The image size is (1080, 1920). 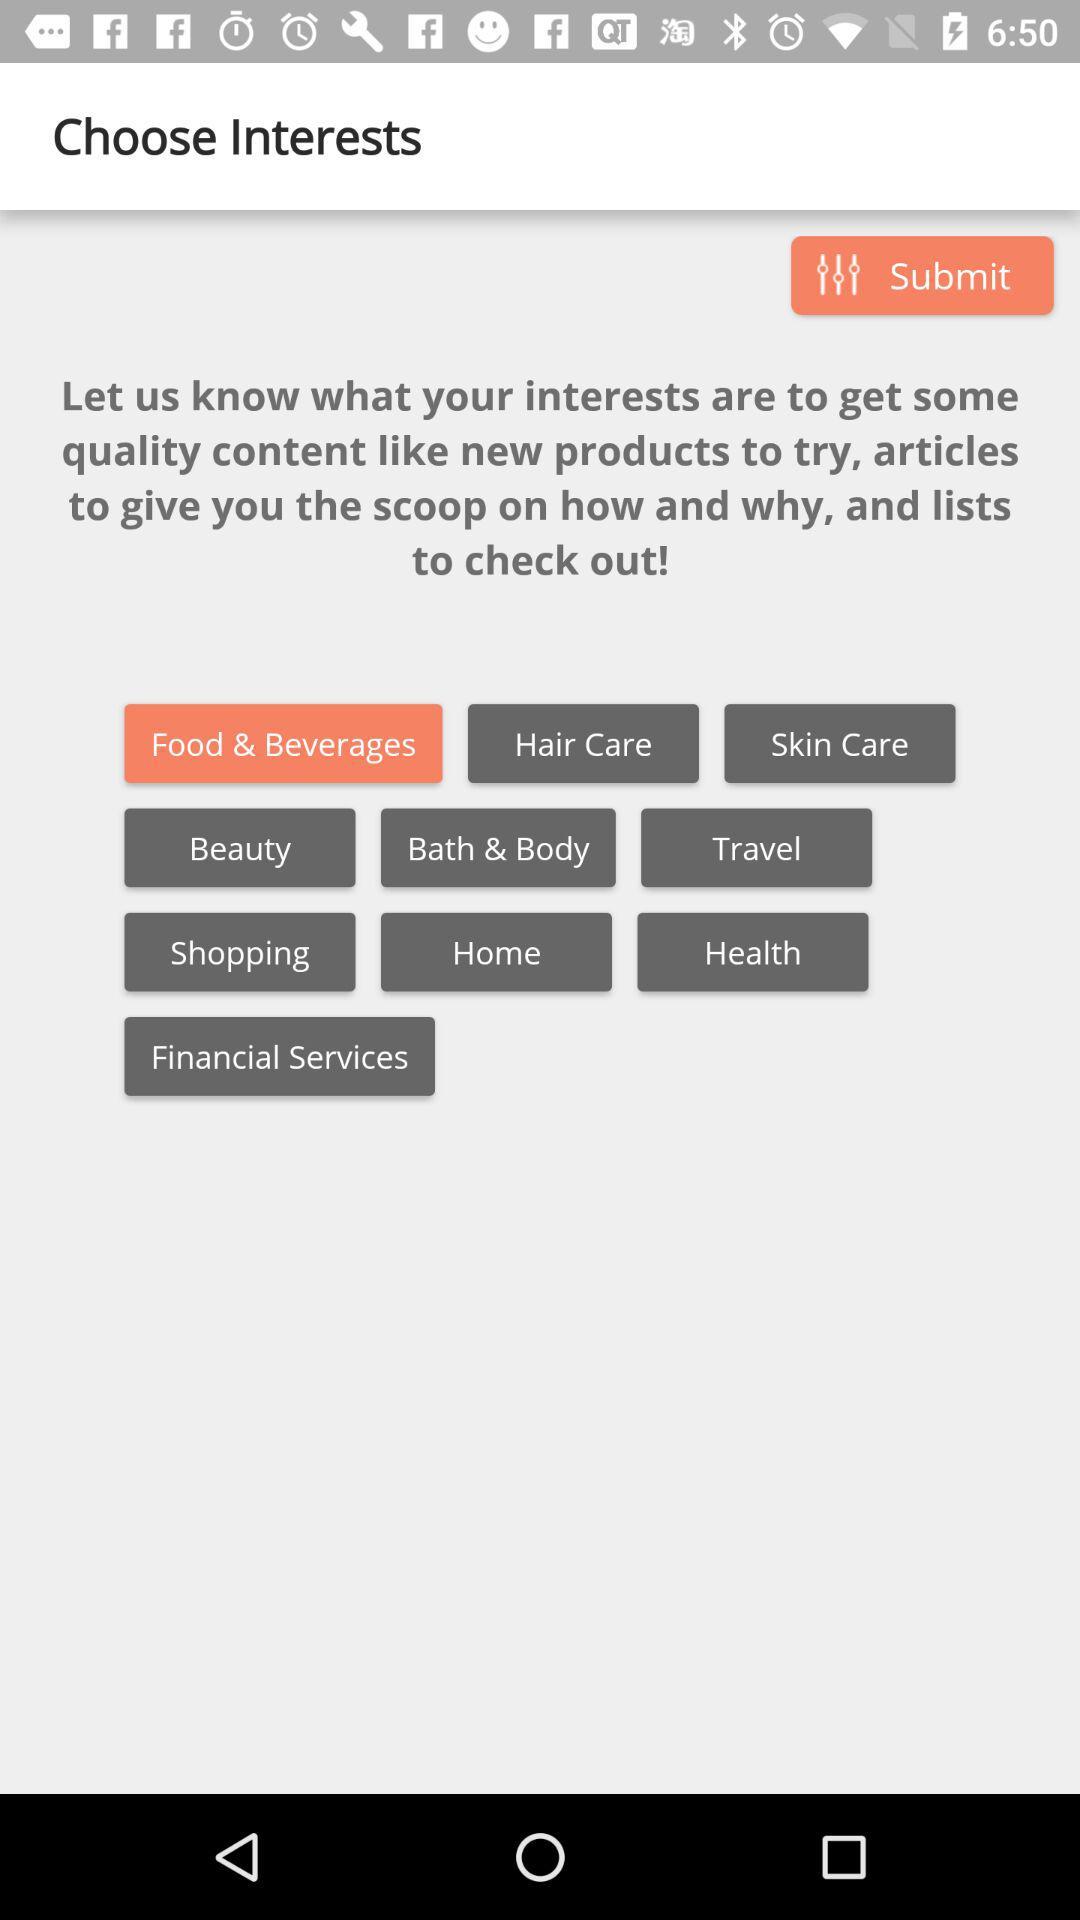 I want to click on health icon, so click(x=752, y=951).